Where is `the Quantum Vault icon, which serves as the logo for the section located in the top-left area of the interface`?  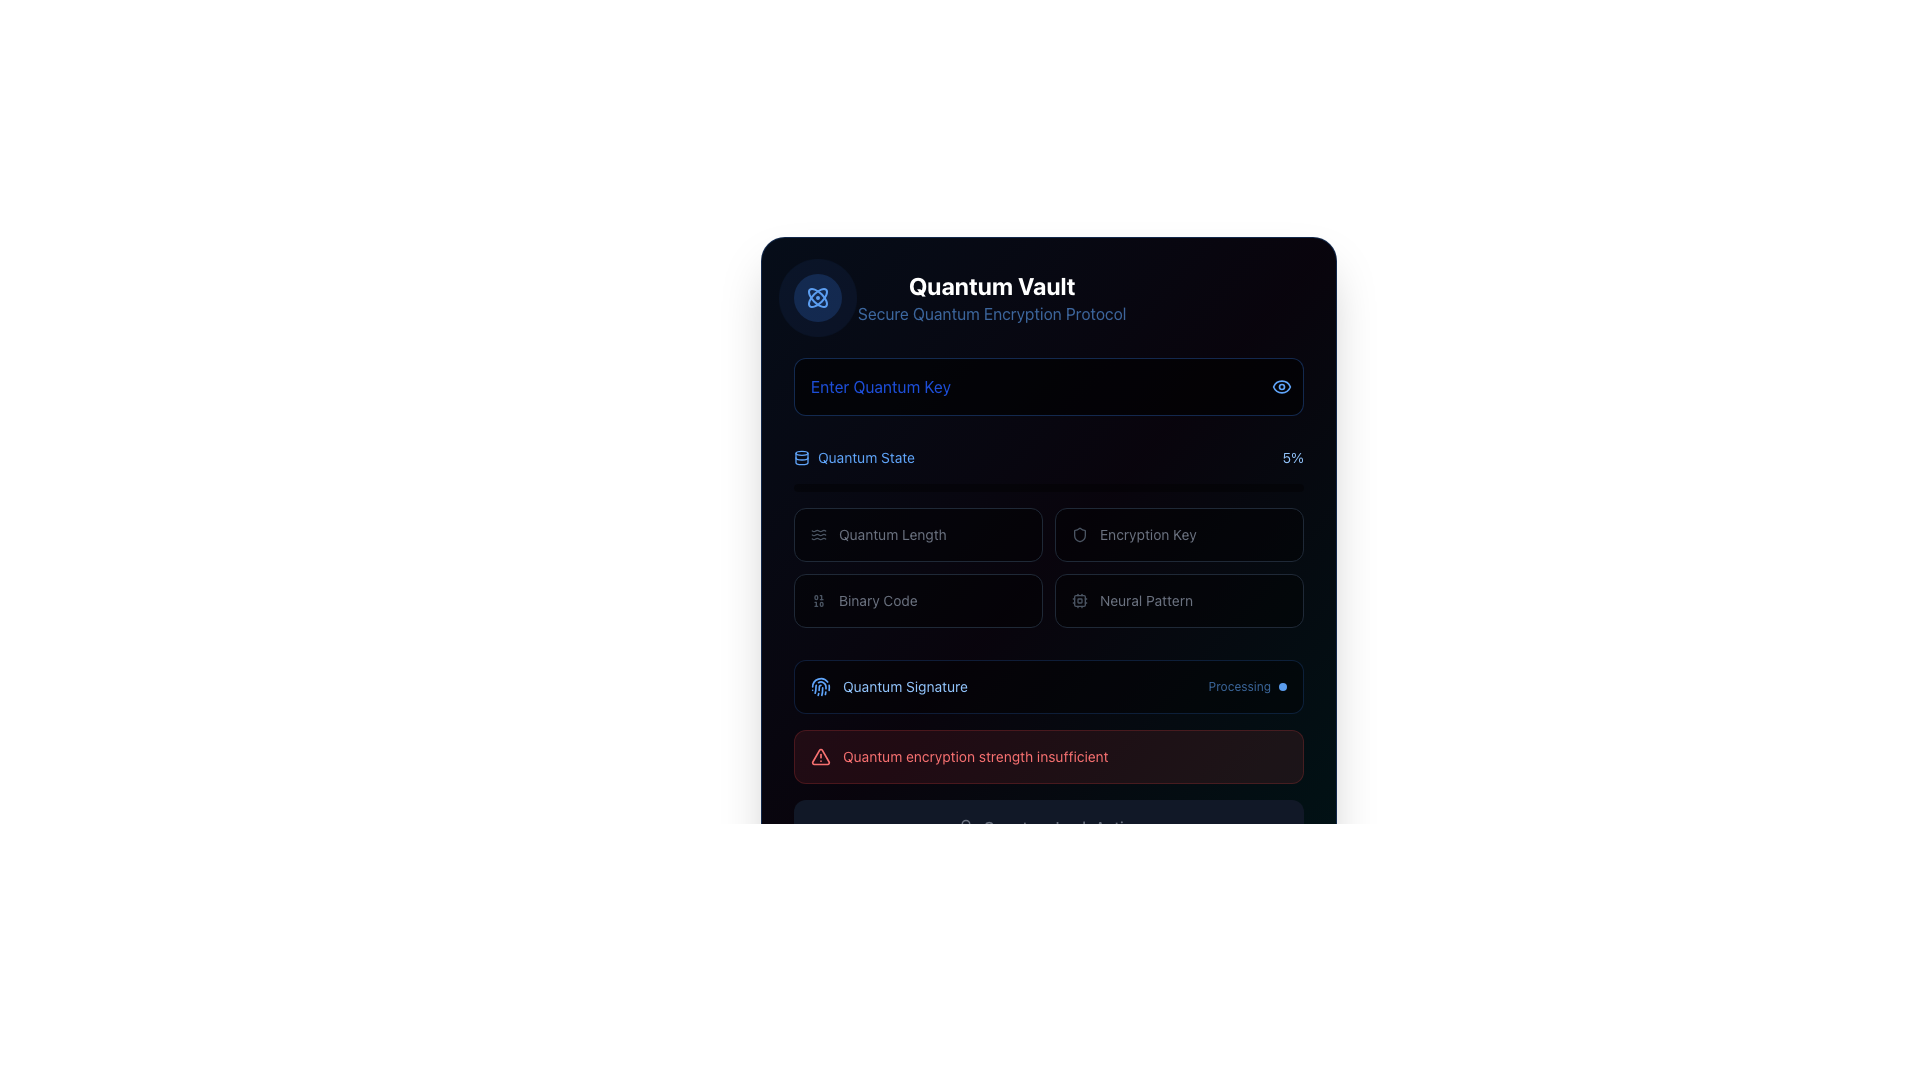 the Quantum Vault icon, which serves as the logo for the section located in the top-left area of the interface is located at coordinates (817, 297).